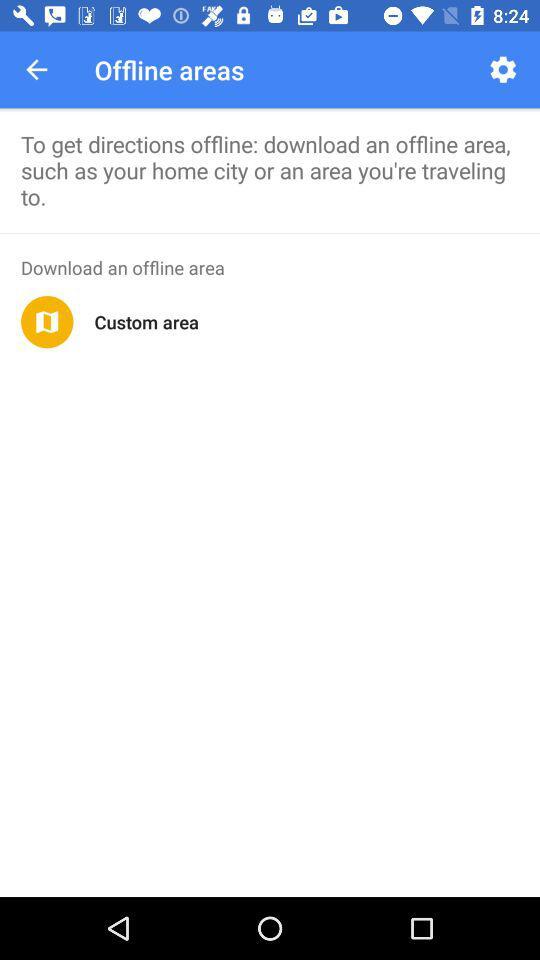 This screenshot has height=960, width=540. I want to click on the app above the download an offline, so click(270, 233).